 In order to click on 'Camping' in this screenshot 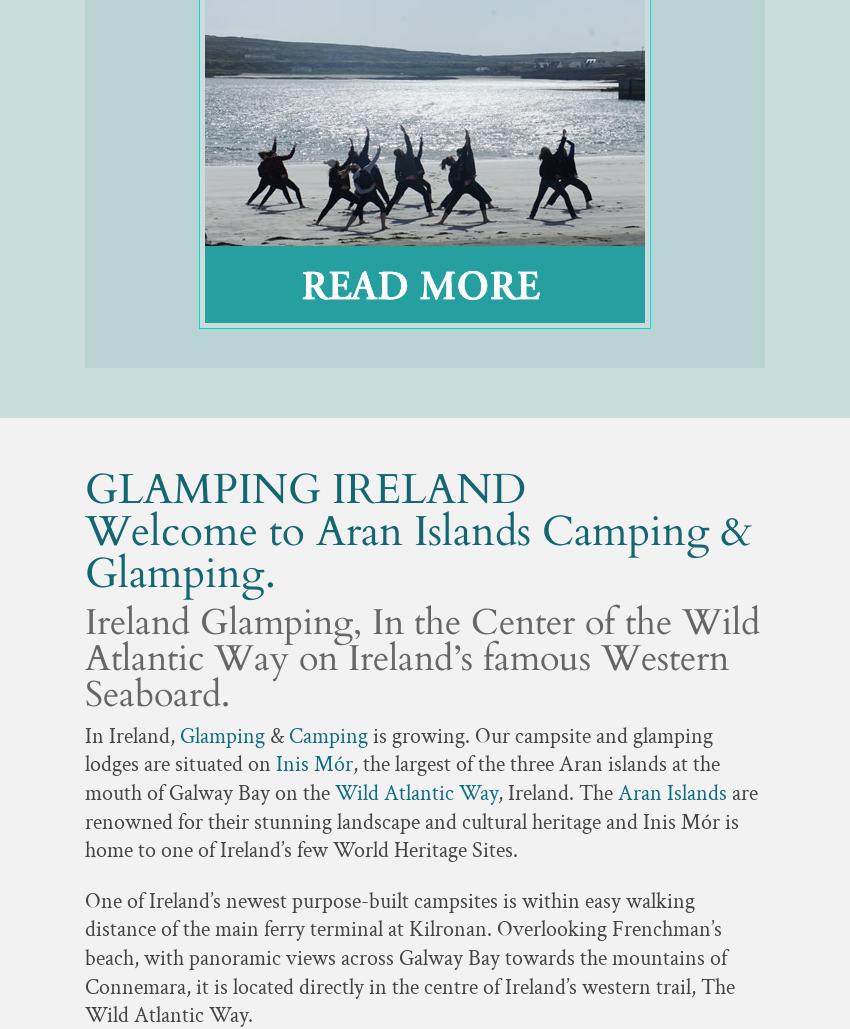, I will do `click(328, 735)`.